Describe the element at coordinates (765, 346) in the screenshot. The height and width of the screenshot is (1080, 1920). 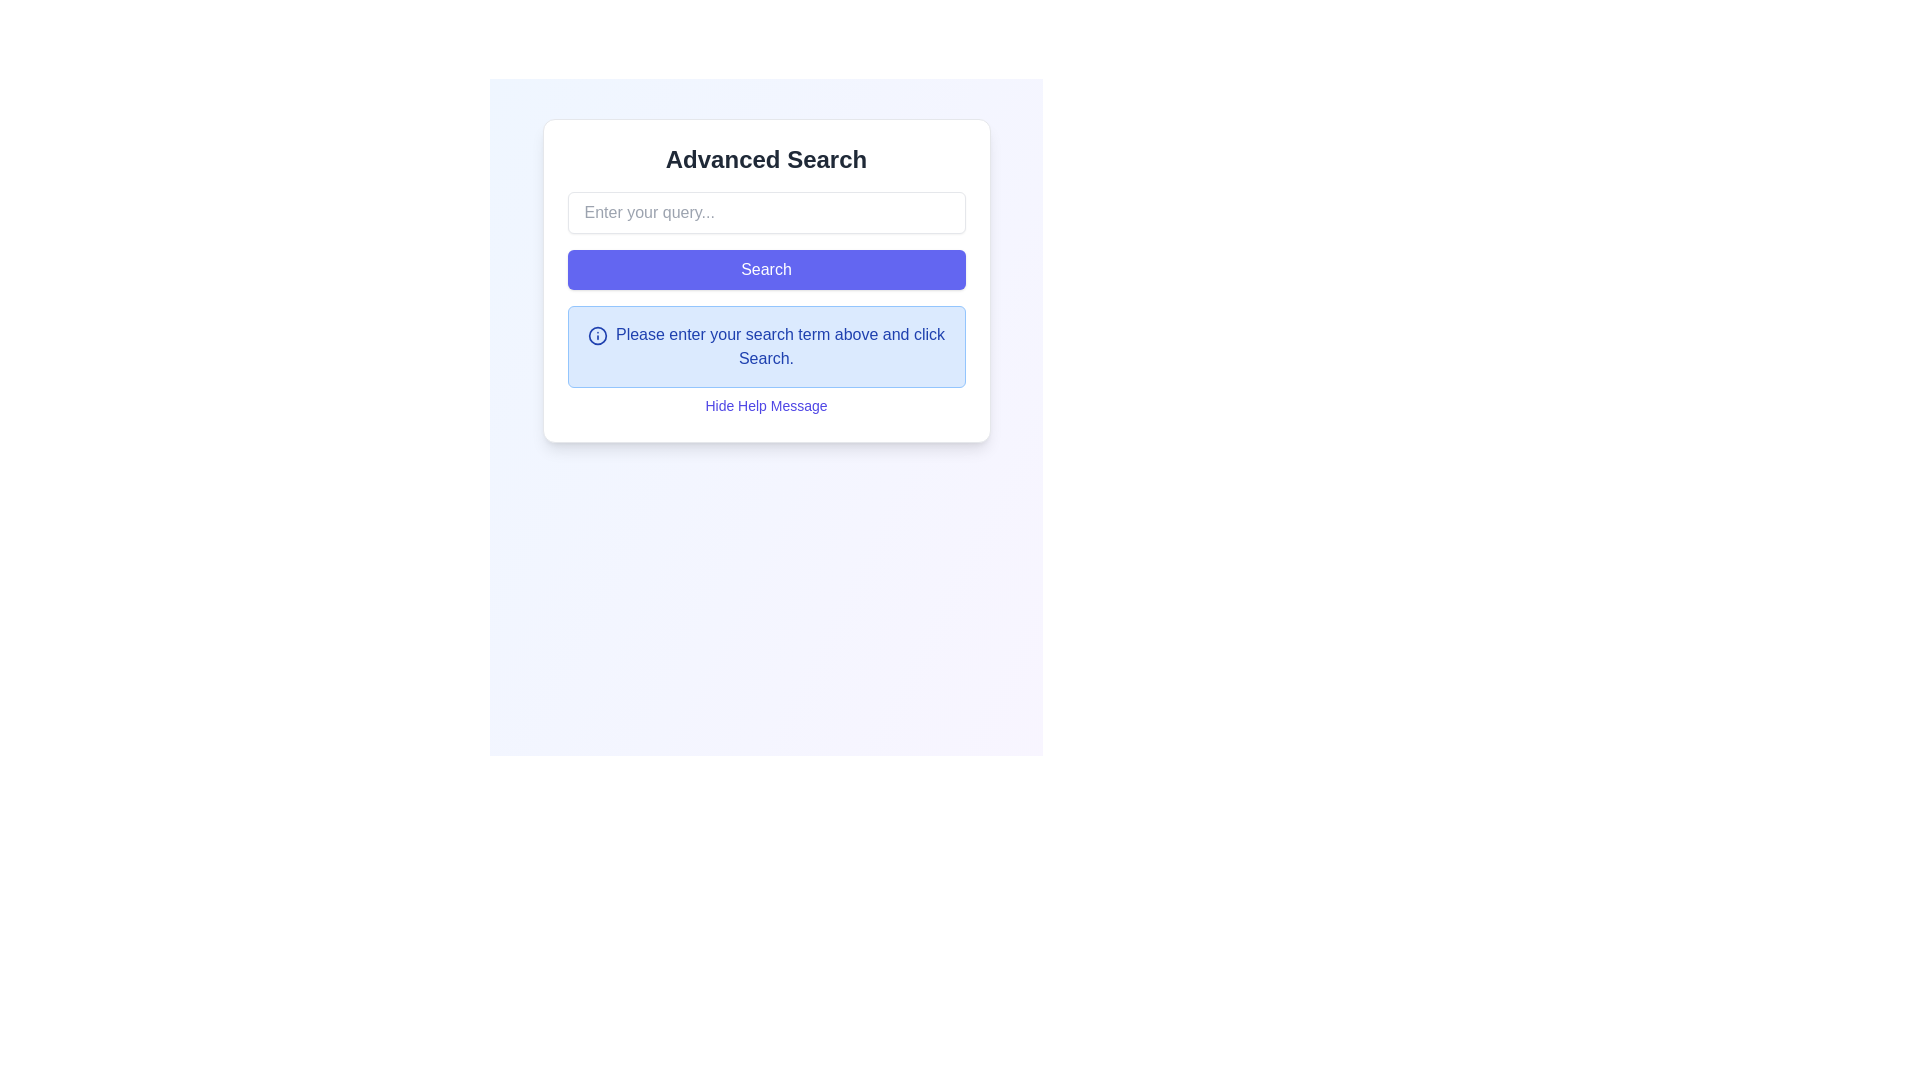
I see `the Instructional Text Box located in the 'Advanced Search' card, which provides guidance for the search operation` at that location.